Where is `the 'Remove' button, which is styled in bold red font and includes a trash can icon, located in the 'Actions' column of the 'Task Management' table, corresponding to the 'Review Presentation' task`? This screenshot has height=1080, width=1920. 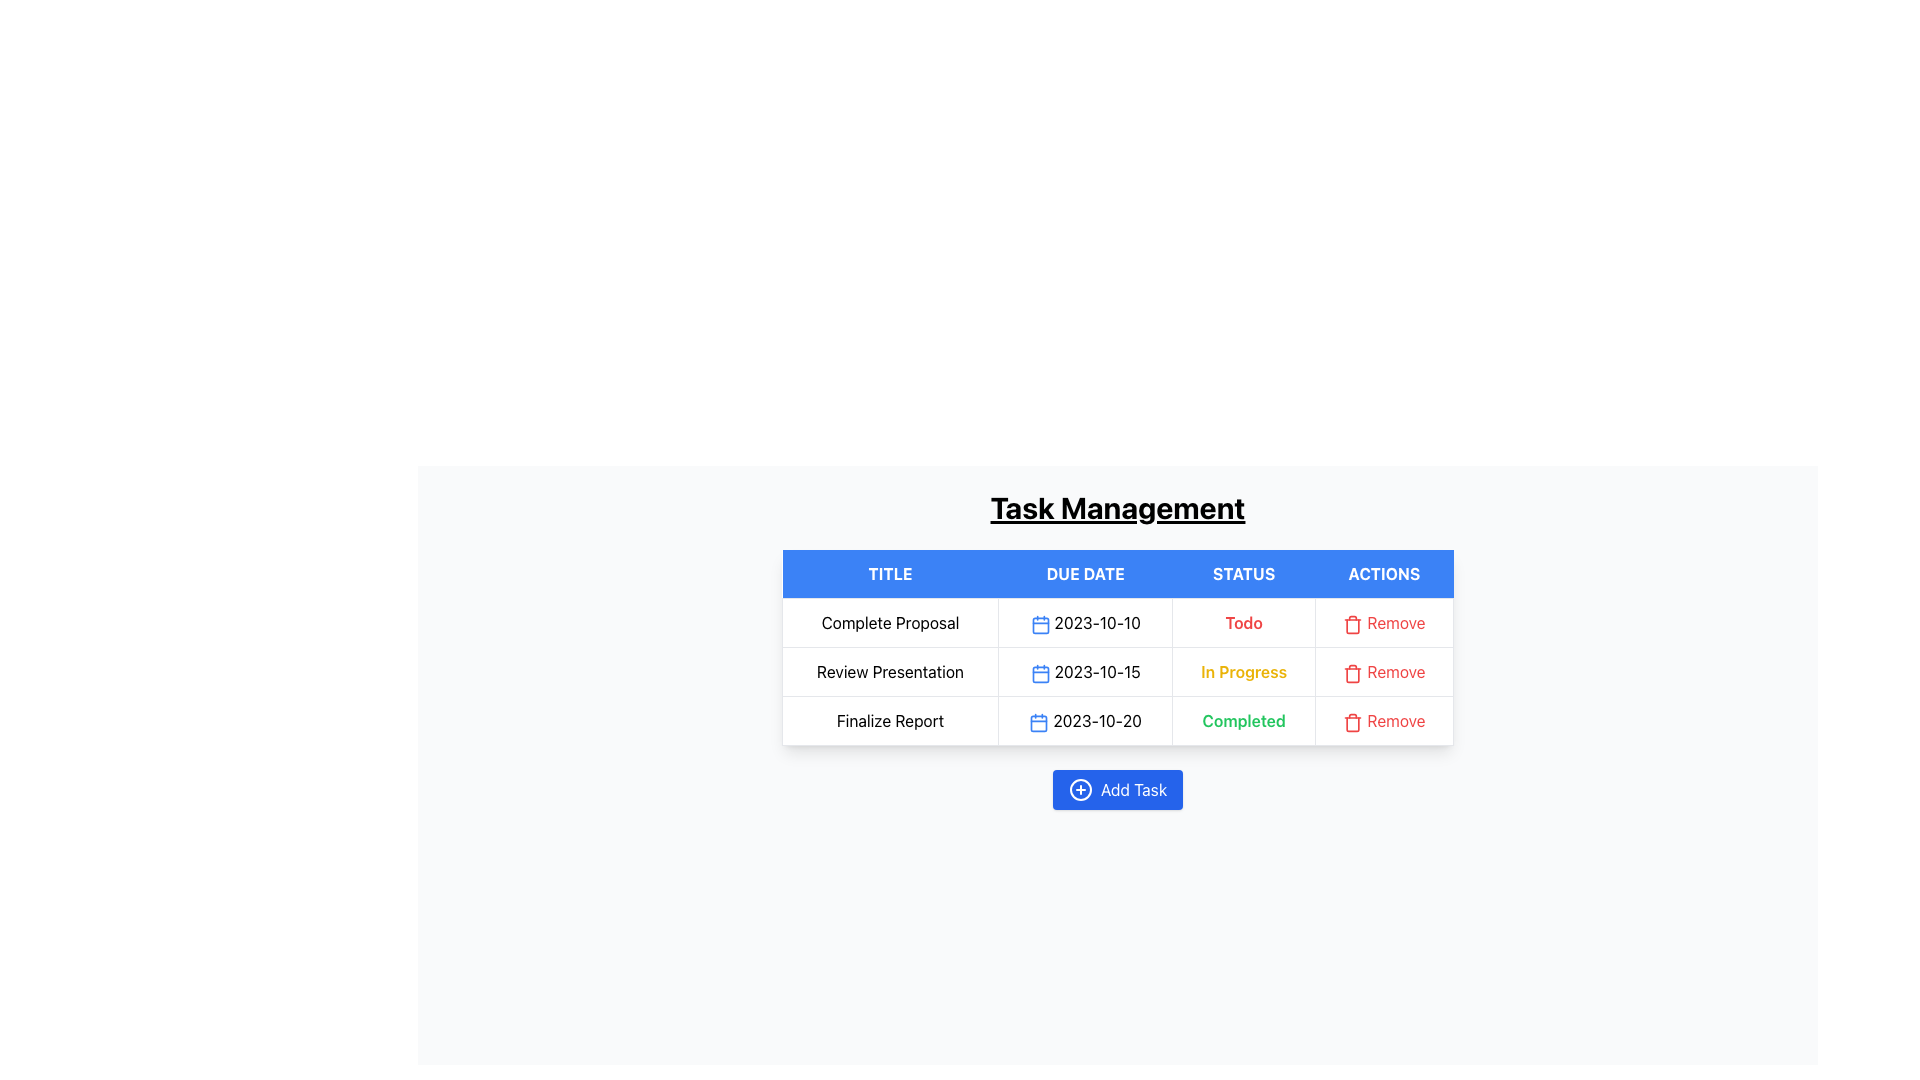
the 'Remove' button, which is styled in bold red font and includes a trash can icon, located in the 'Actions' column of the 'Task Management' table, corresponding to the 'Review Presentation' task is located at coordinates (1383, 671).